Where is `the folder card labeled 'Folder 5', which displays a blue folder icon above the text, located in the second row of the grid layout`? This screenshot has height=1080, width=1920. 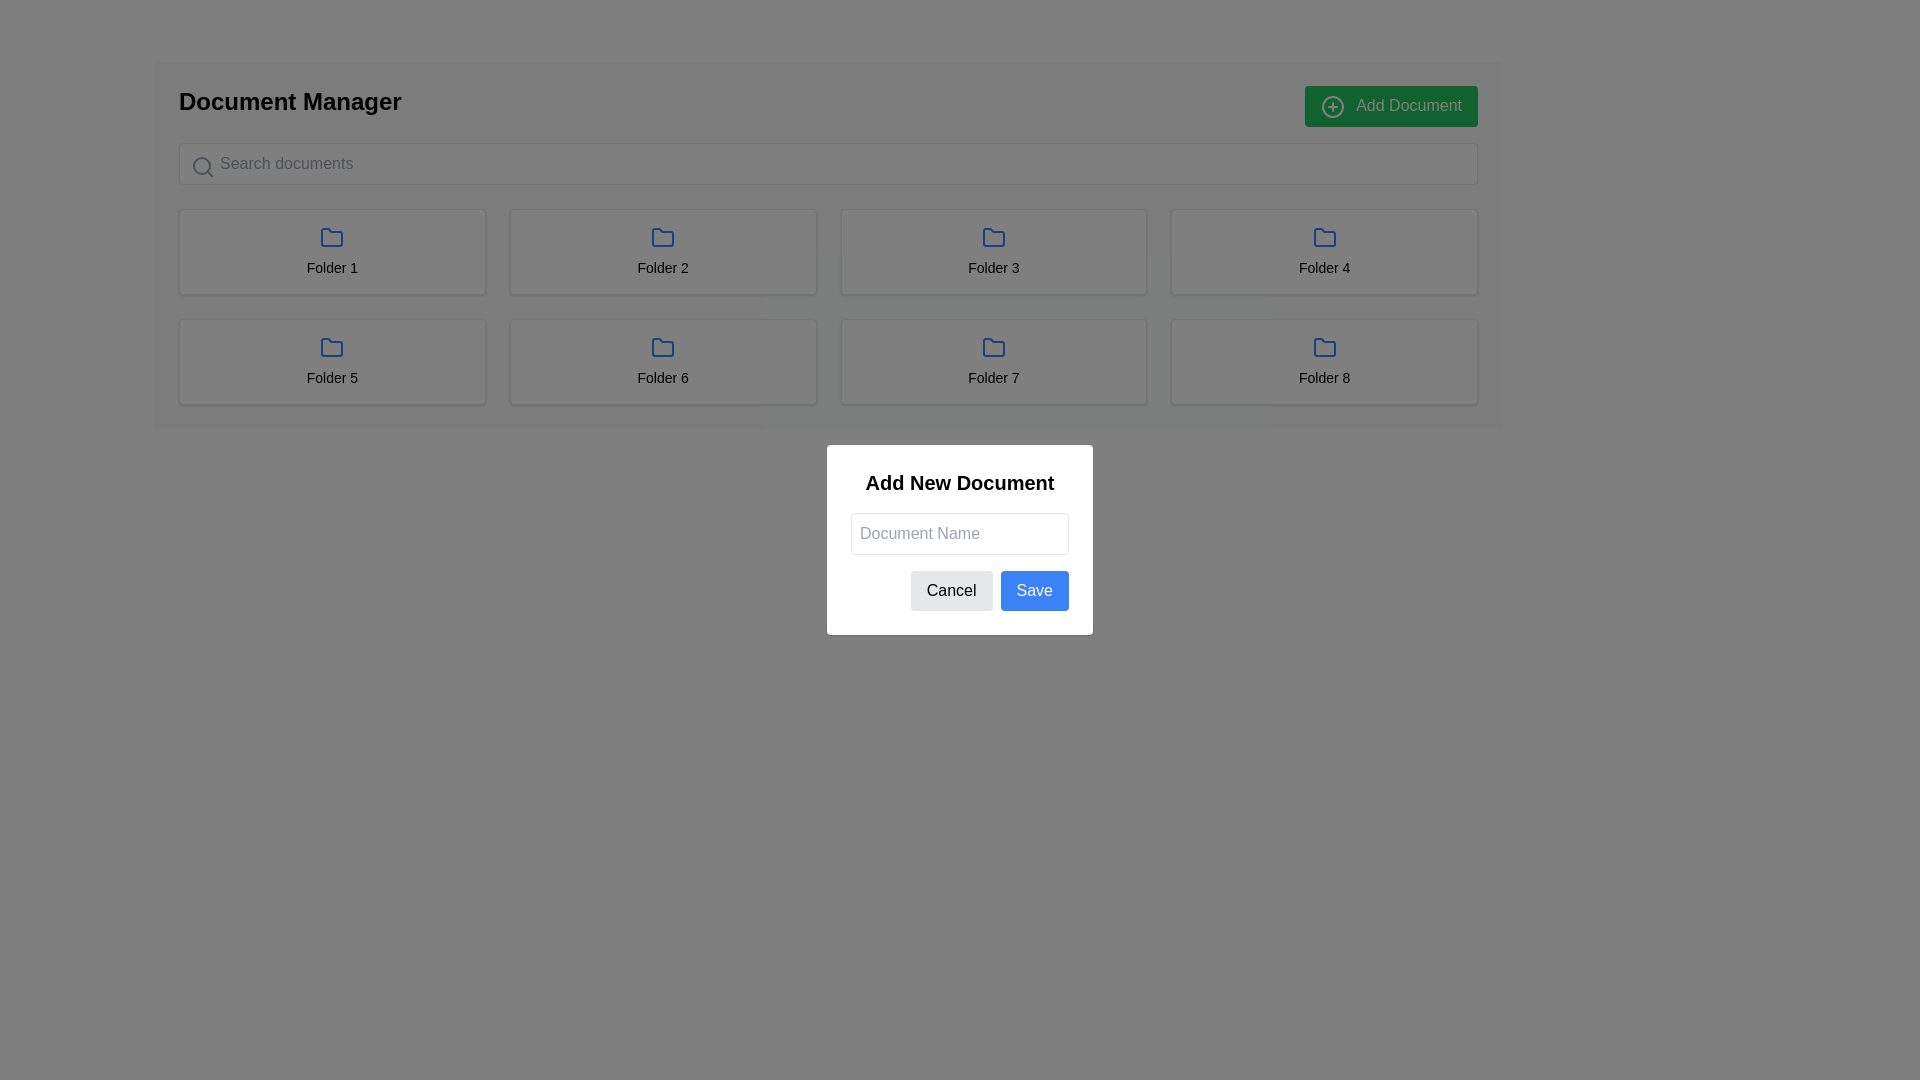 the folder card labeled 'Folder 5', which displays a blue folder icon above the text, located in the second row of the grid layout is located at coordinates (332, 361).